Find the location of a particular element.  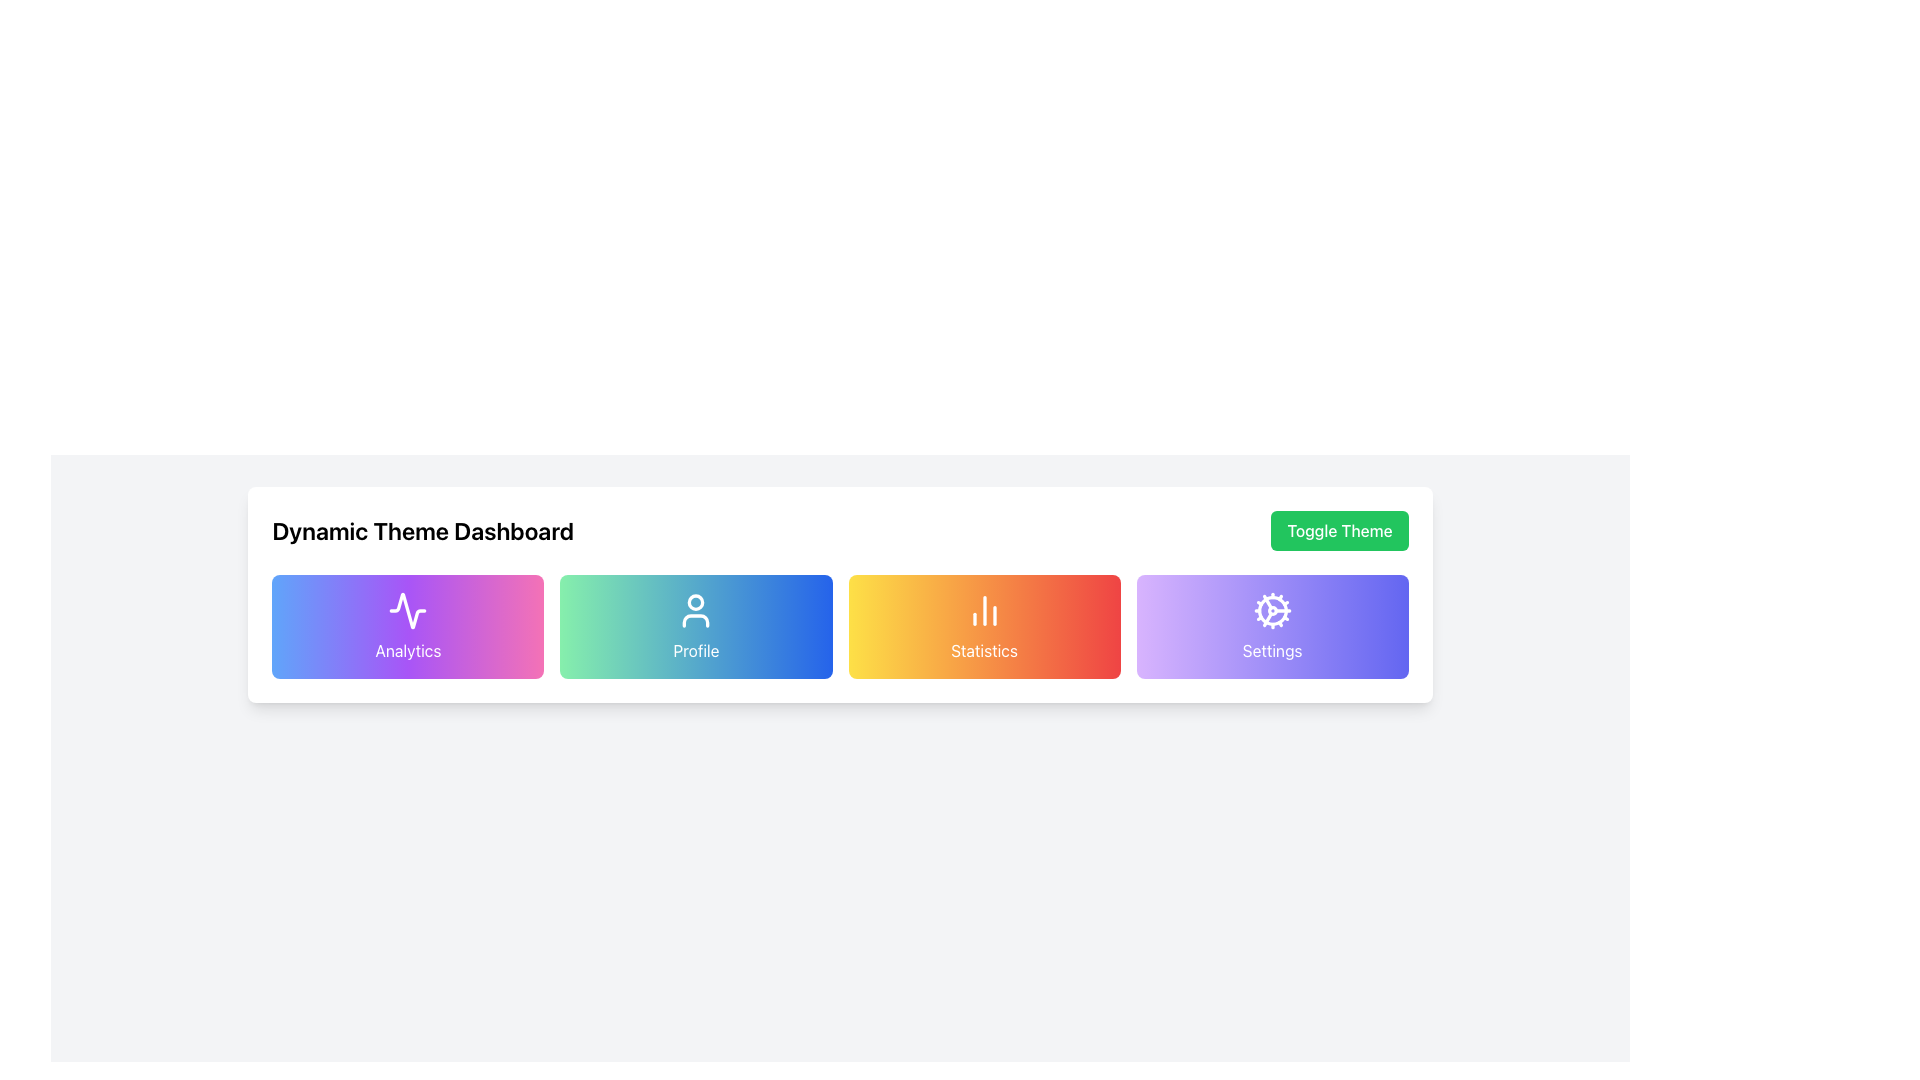

the user profile icon located at the upper region of the 'Profile' card, which is the second card in a row of four, centered horizontally above the text 'Profile' is located at coordinates (696, 609).